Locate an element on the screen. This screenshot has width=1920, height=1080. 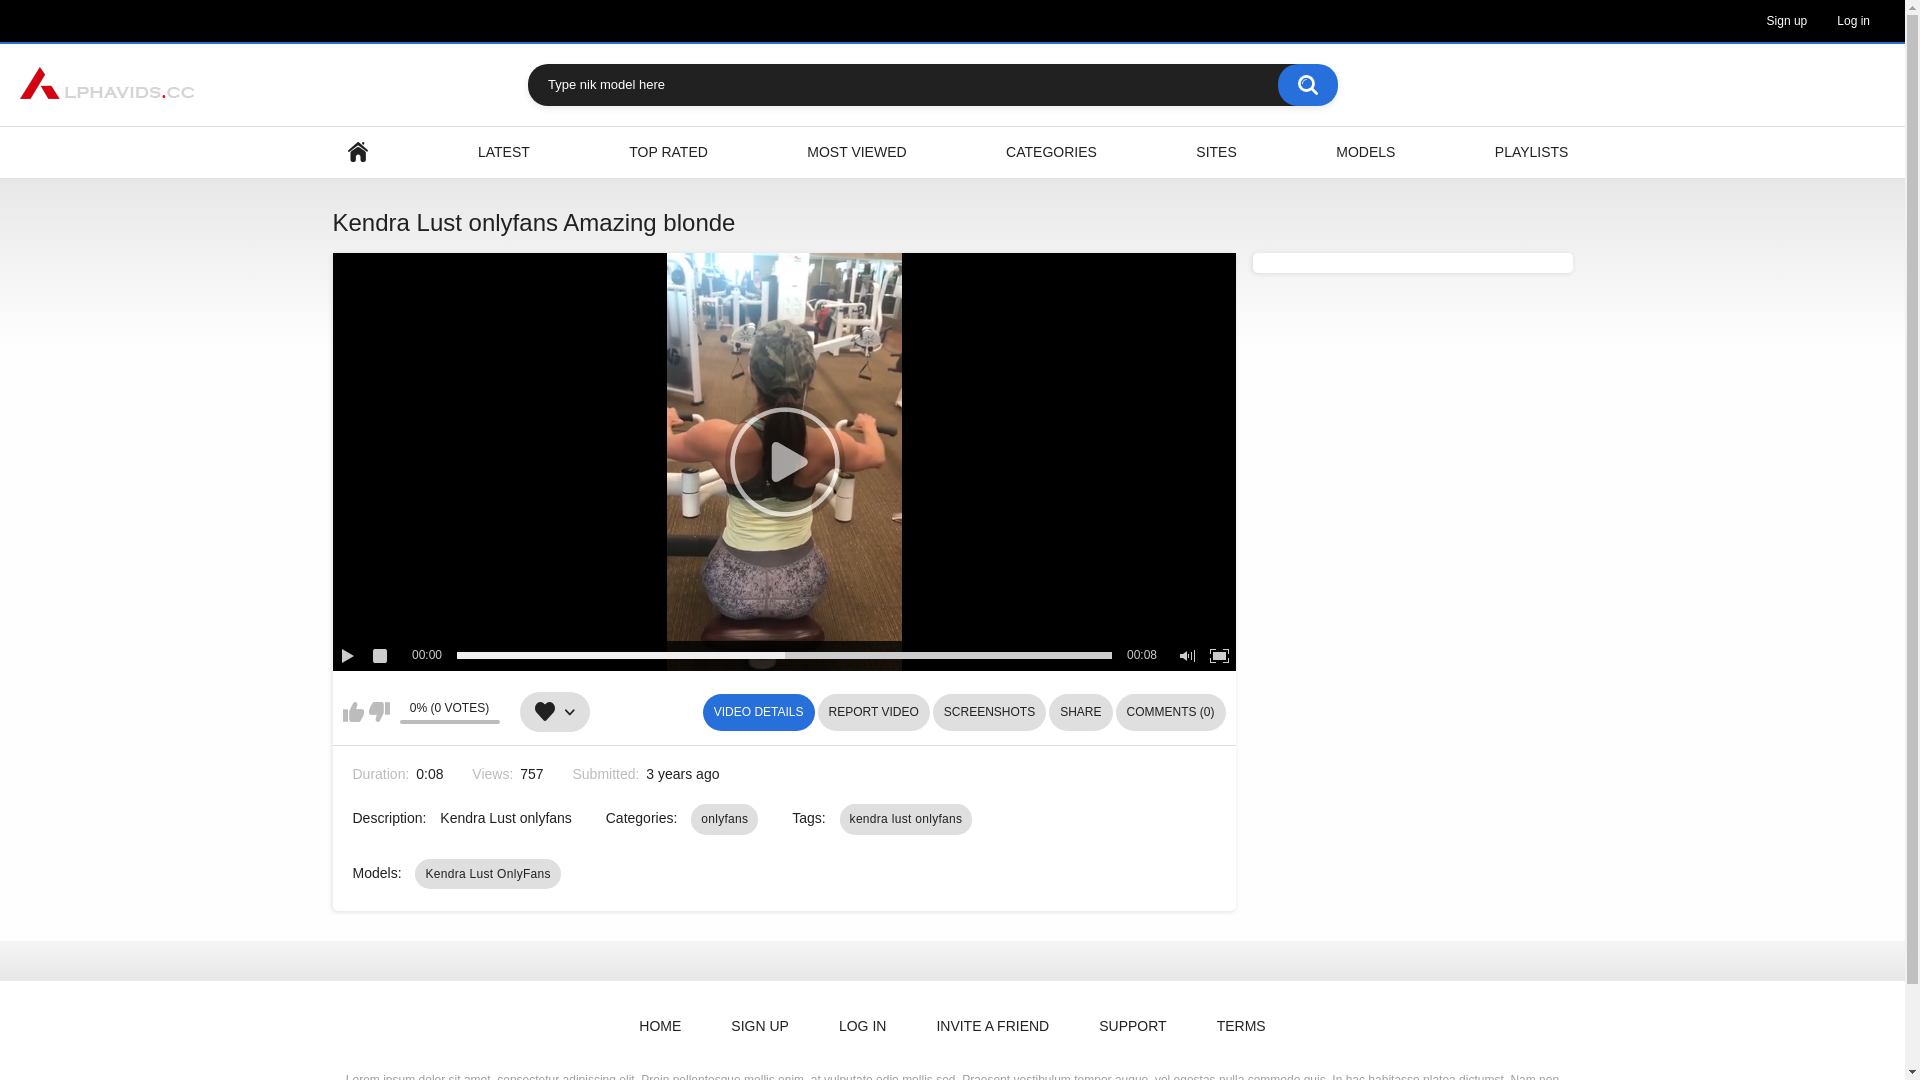
'VIDEO DETAILS' is located at coordinates (702, 711).